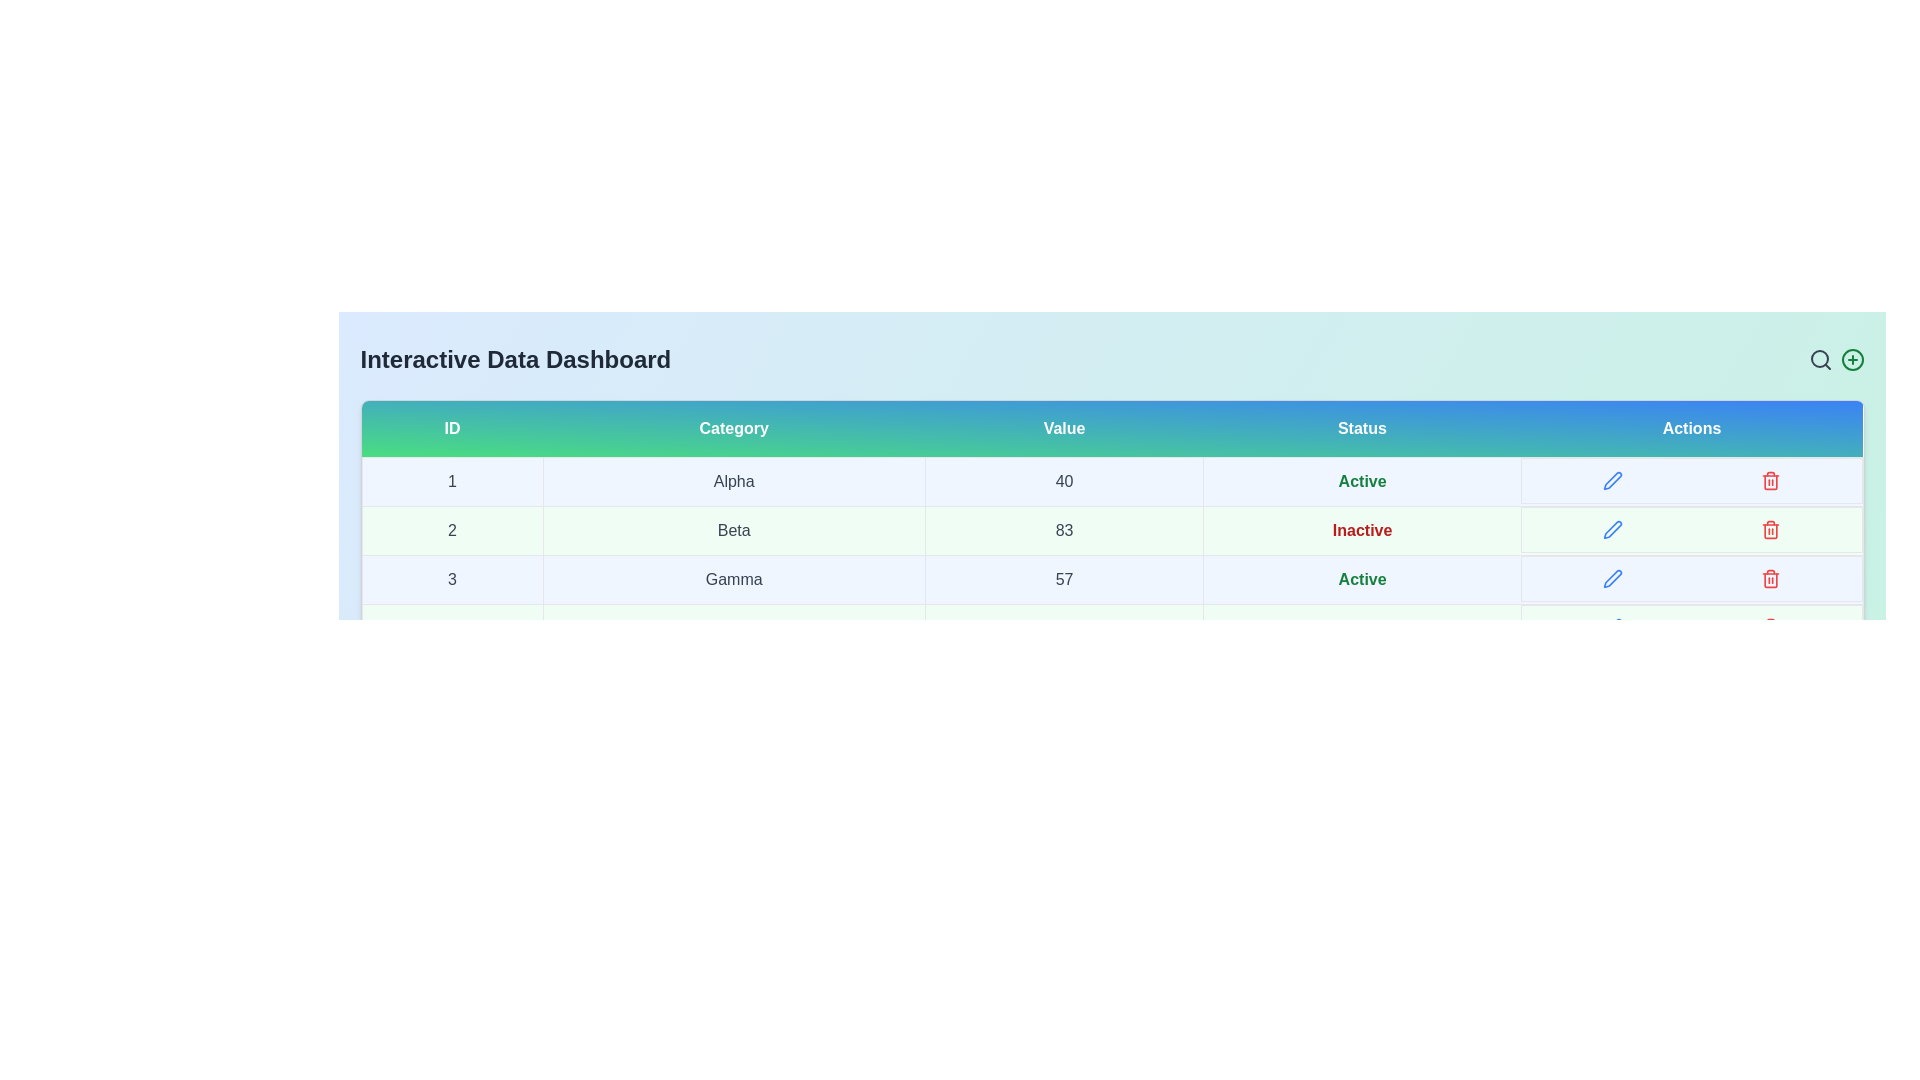  Describe the element at coordinates (450, 427) in the screenshot. I see `the table header ID to sort or filter the data` at that location.